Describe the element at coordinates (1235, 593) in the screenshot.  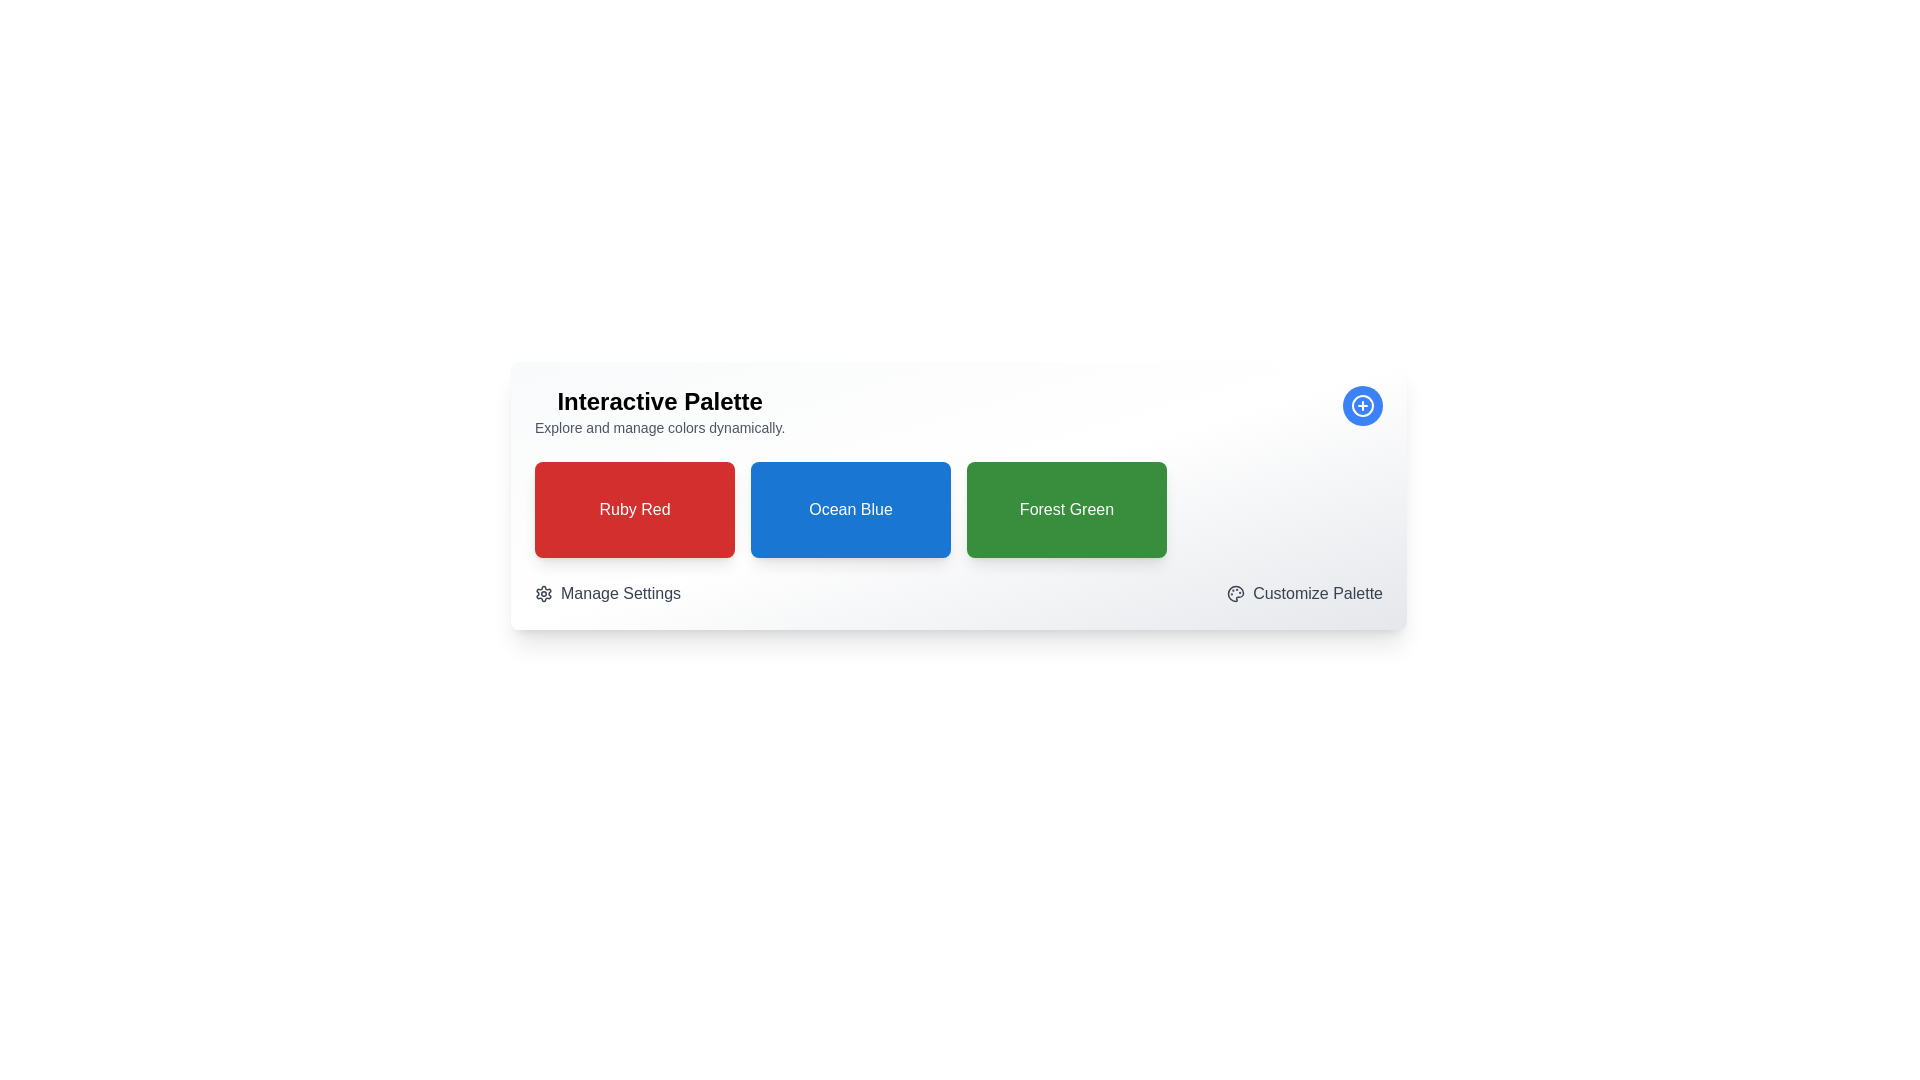
I see `the painter's palette icon located in the 'Customize Palette' section to use its visual for guidance in selecting nearby interactive elements` at that location.